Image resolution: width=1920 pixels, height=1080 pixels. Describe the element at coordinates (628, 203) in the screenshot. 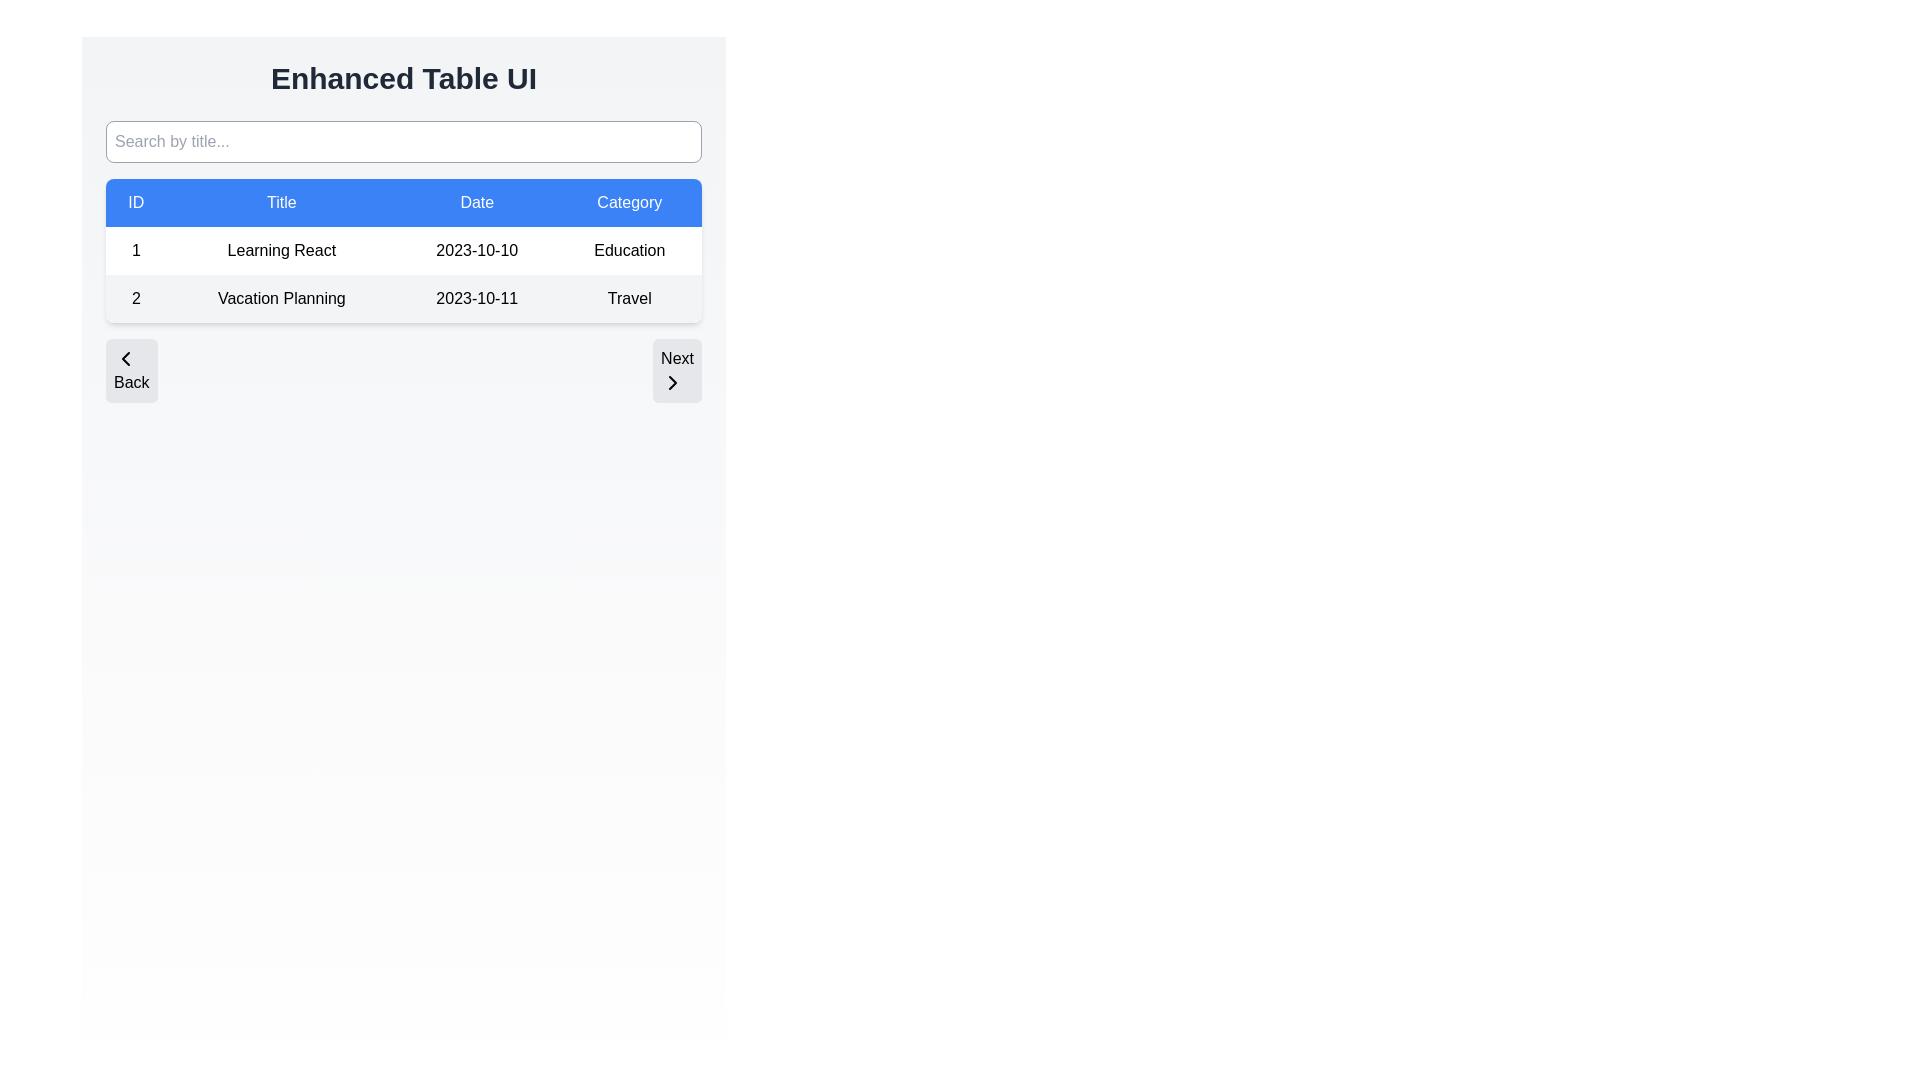

I see `the 'Category' column header in the table, which is the fourth item in the row of column headers, positioned to the right of the 'Date' header` at that location.